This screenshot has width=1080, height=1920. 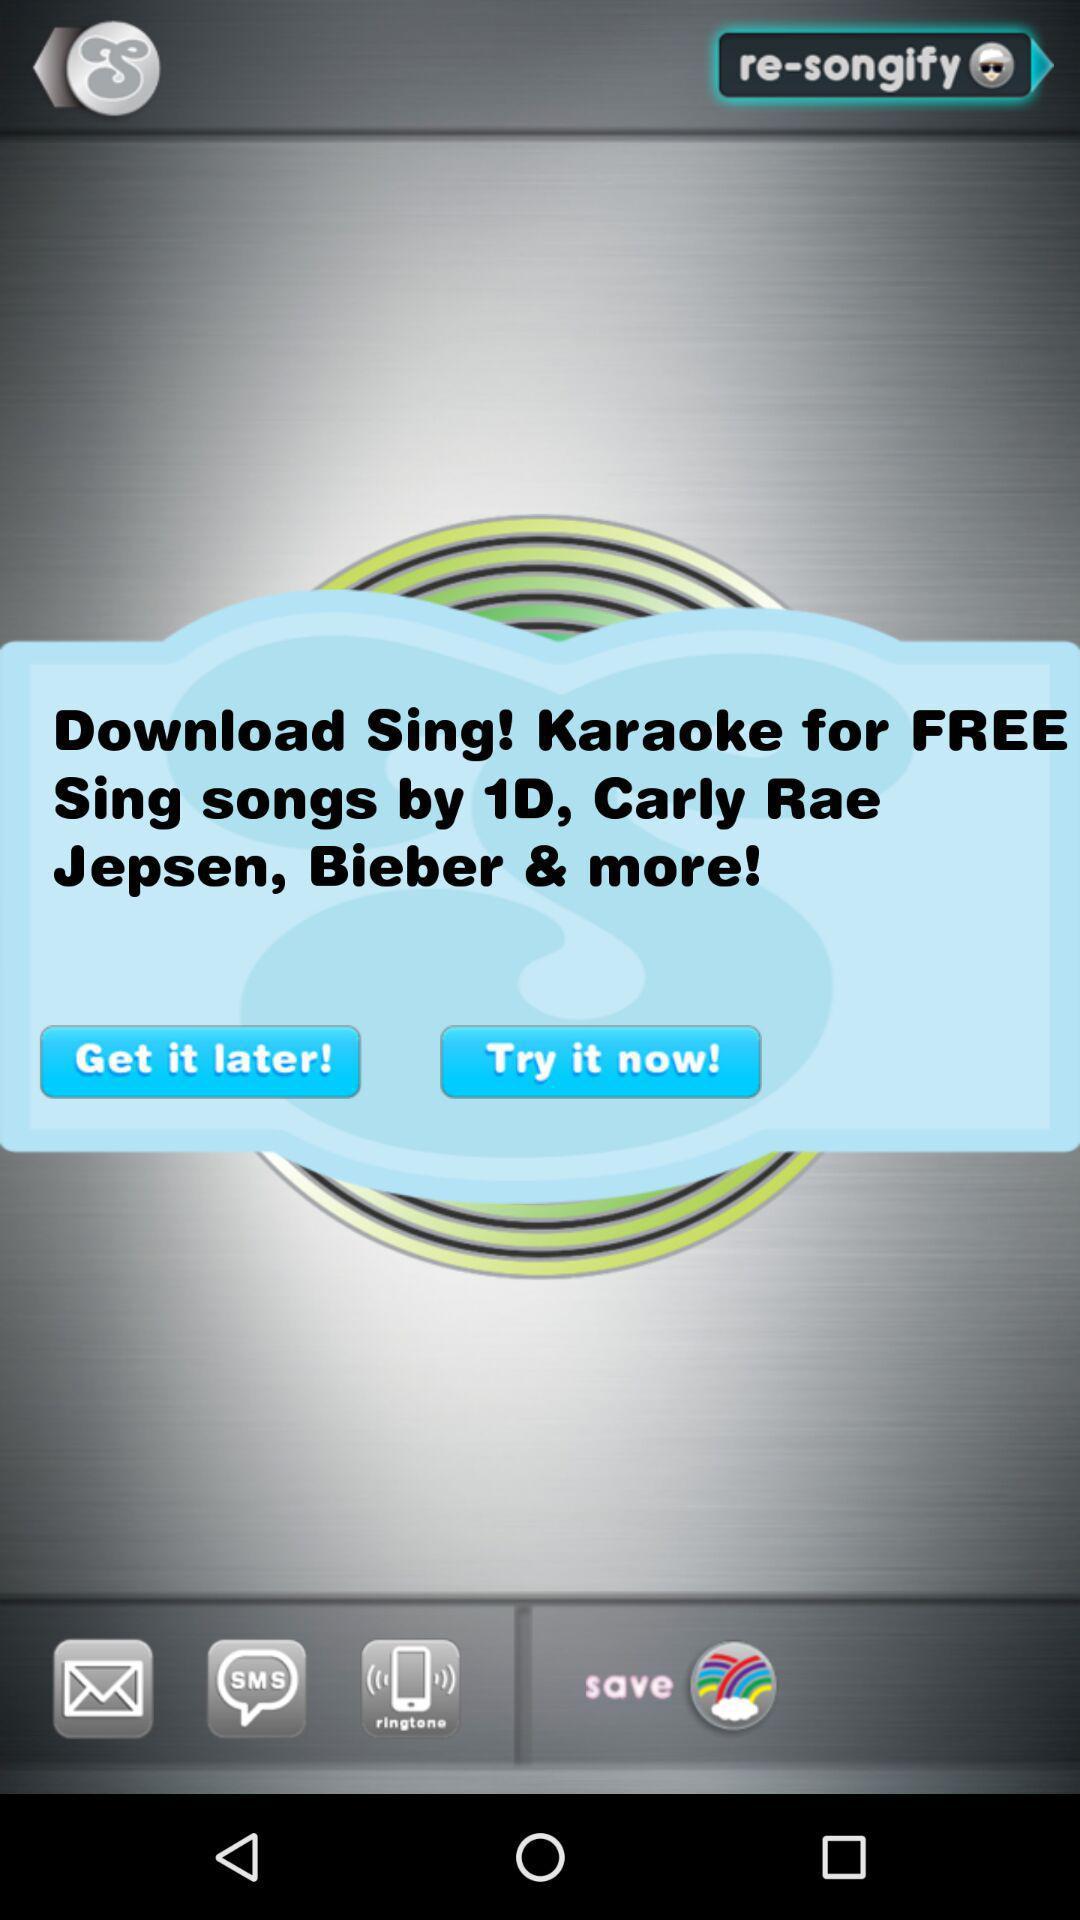 What do you see at coordinates (600, 1060) in the screenshot?
I see `try it button` at bounding box center [600, 1060].